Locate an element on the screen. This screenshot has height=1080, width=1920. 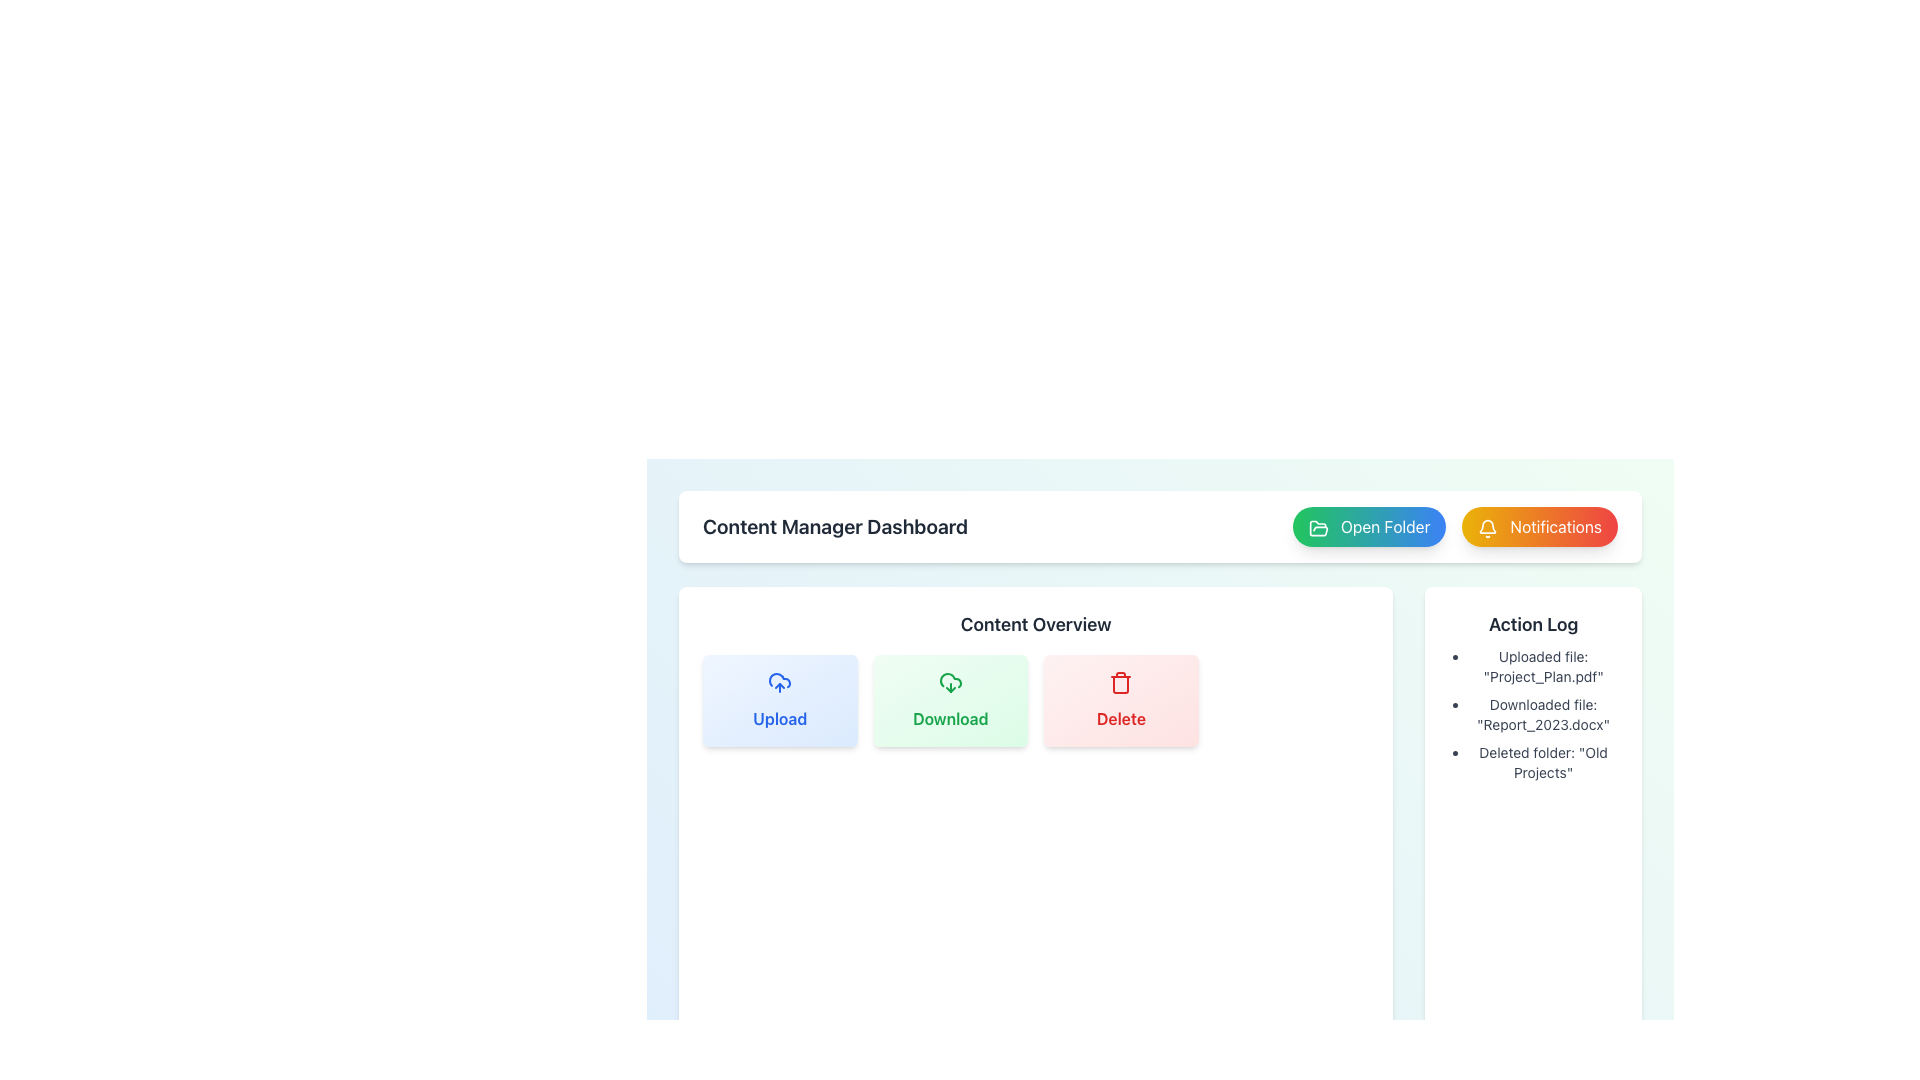
the text label displaying 'Downloaded file: "Report_2023.docx"' which is the second item in the bulleted list of the 'Action Log' section is located at coordinates (1542, 713).